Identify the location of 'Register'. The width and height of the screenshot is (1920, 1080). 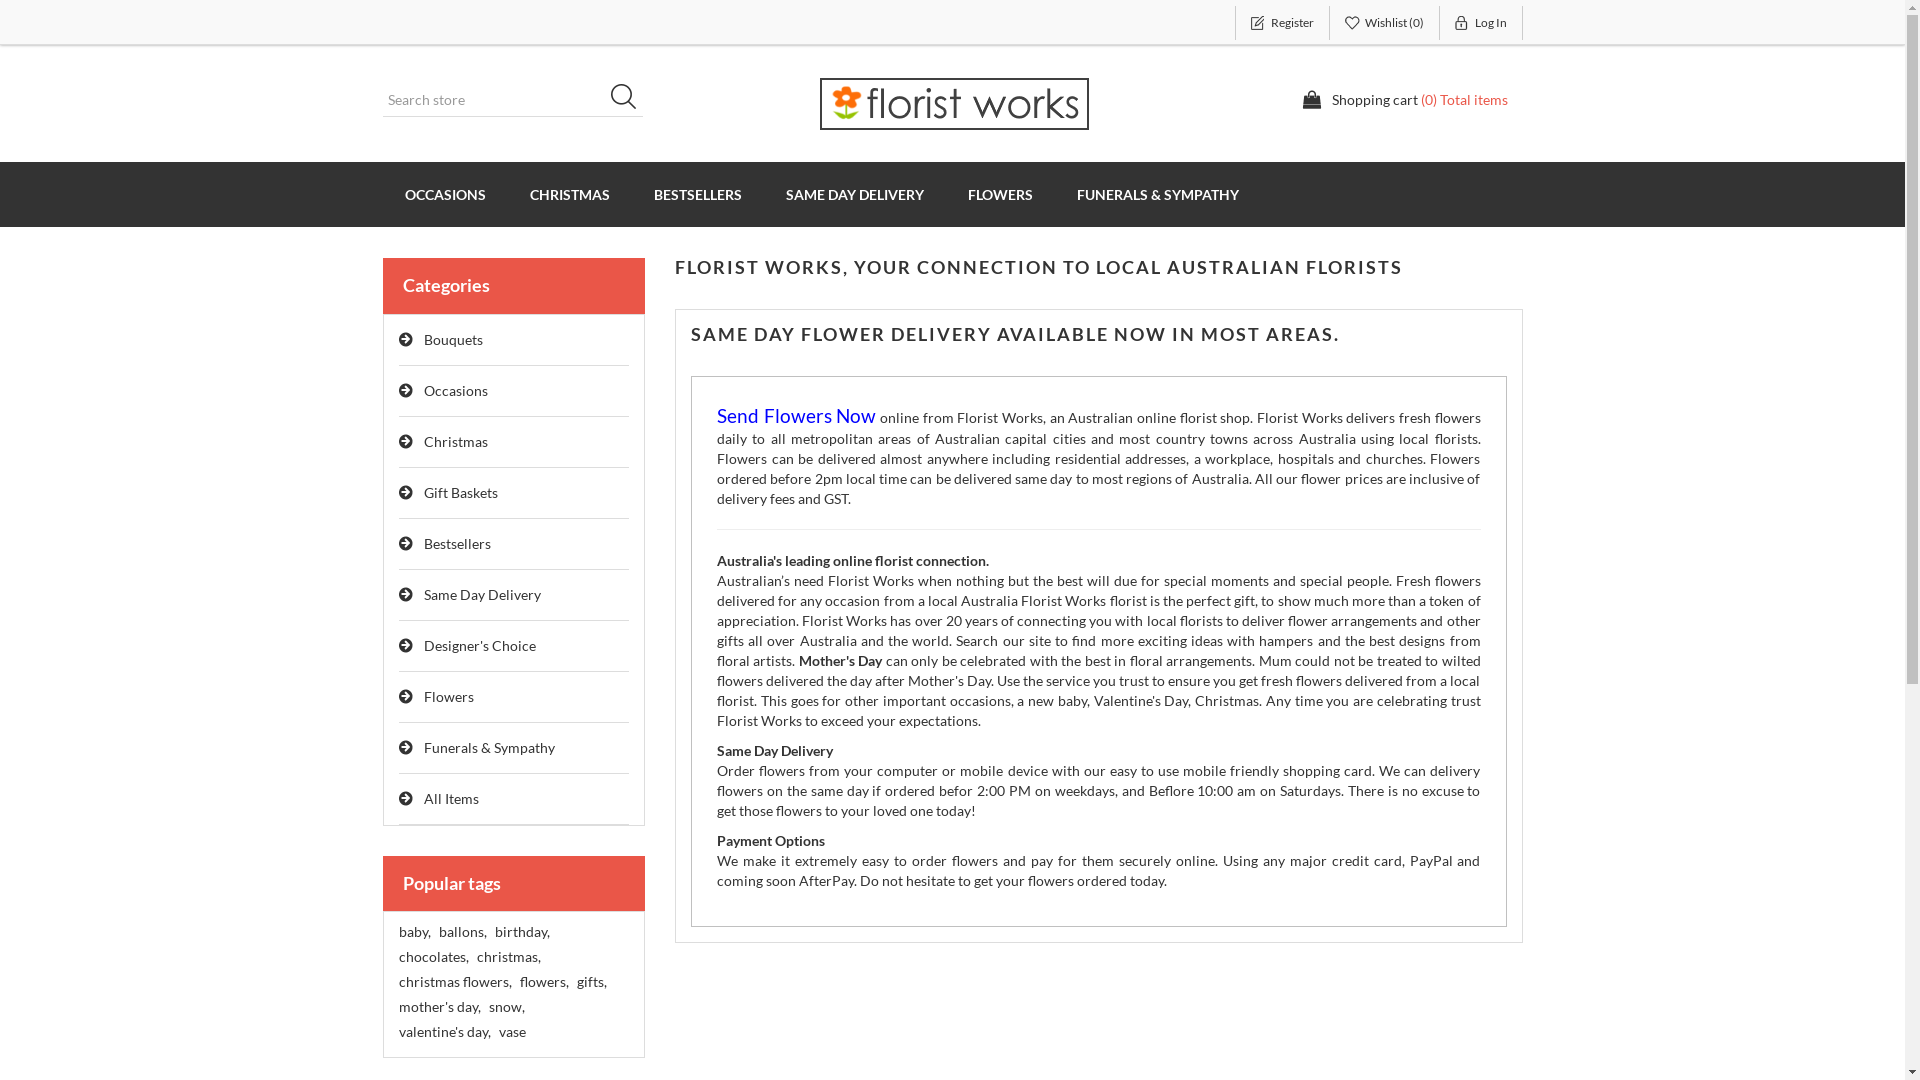
(1281, 23).